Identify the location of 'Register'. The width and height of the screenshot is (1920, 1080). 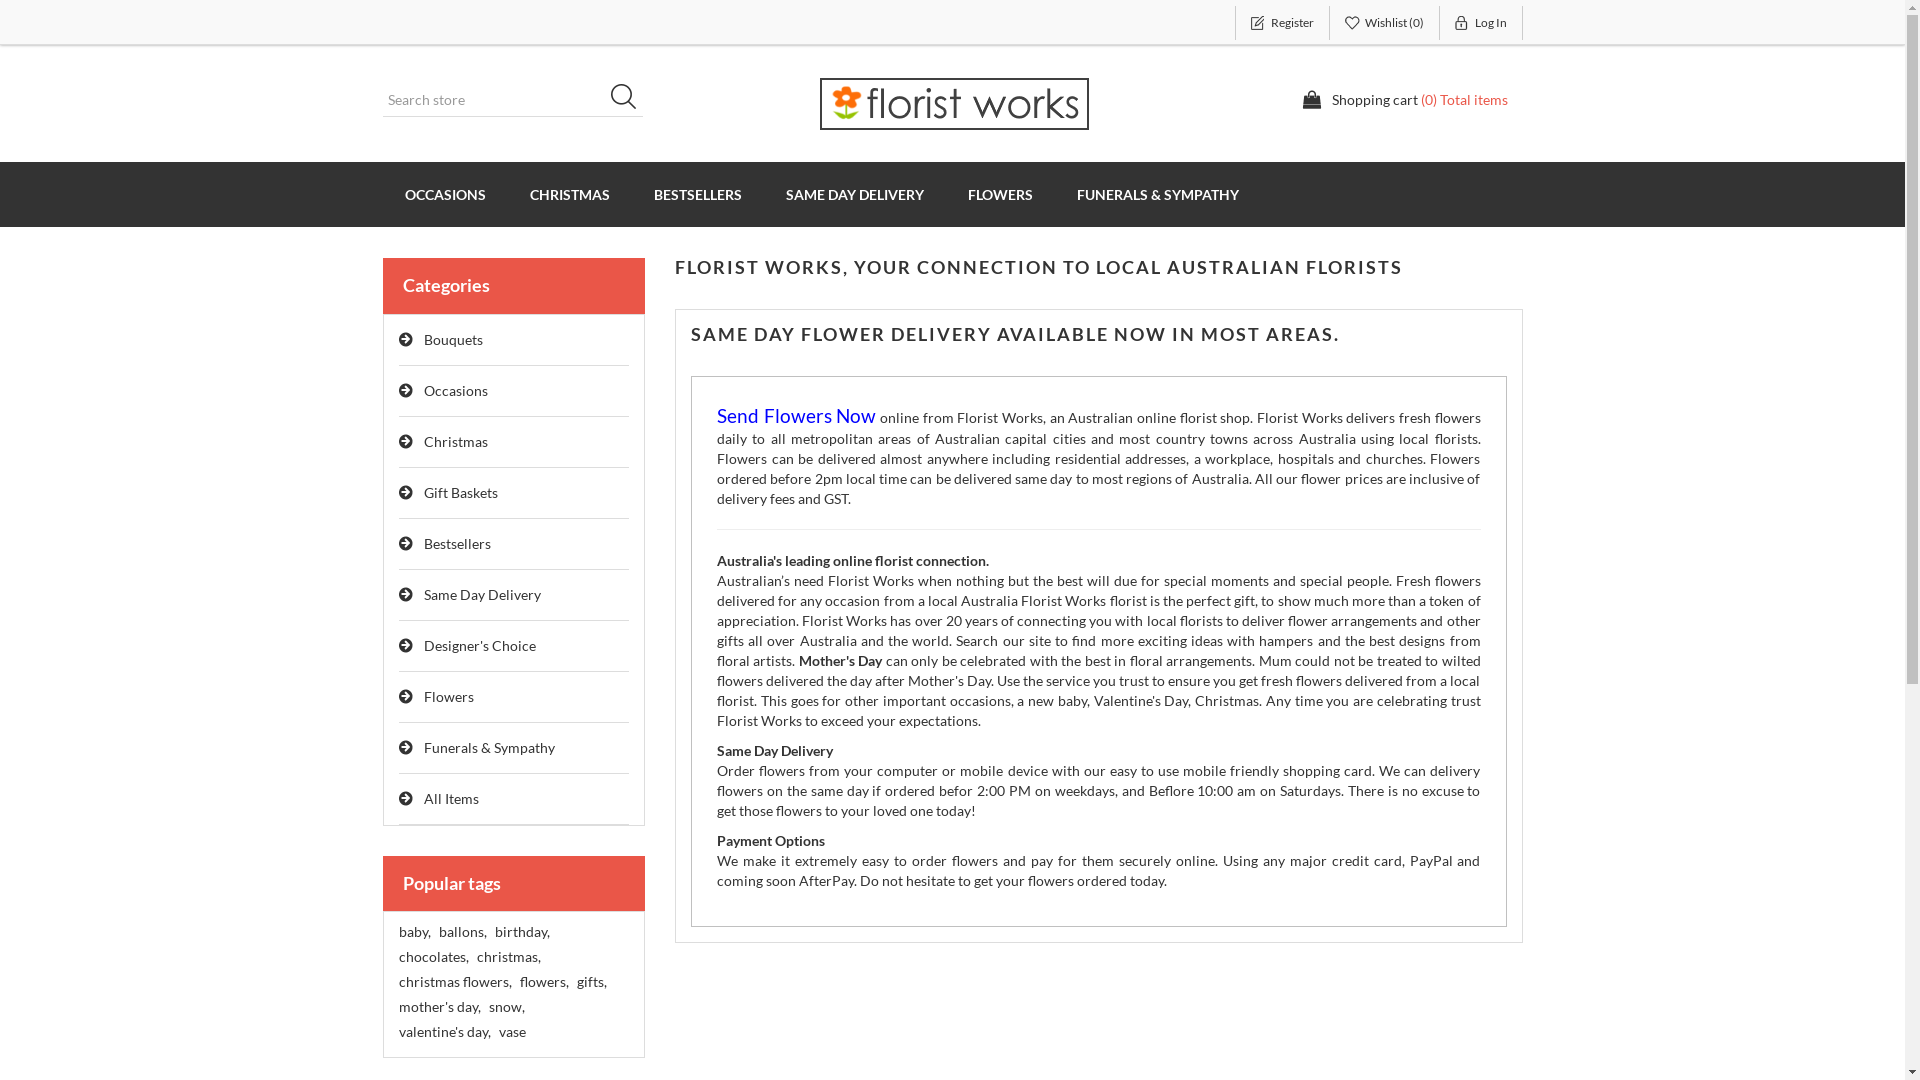
(1281, 23).